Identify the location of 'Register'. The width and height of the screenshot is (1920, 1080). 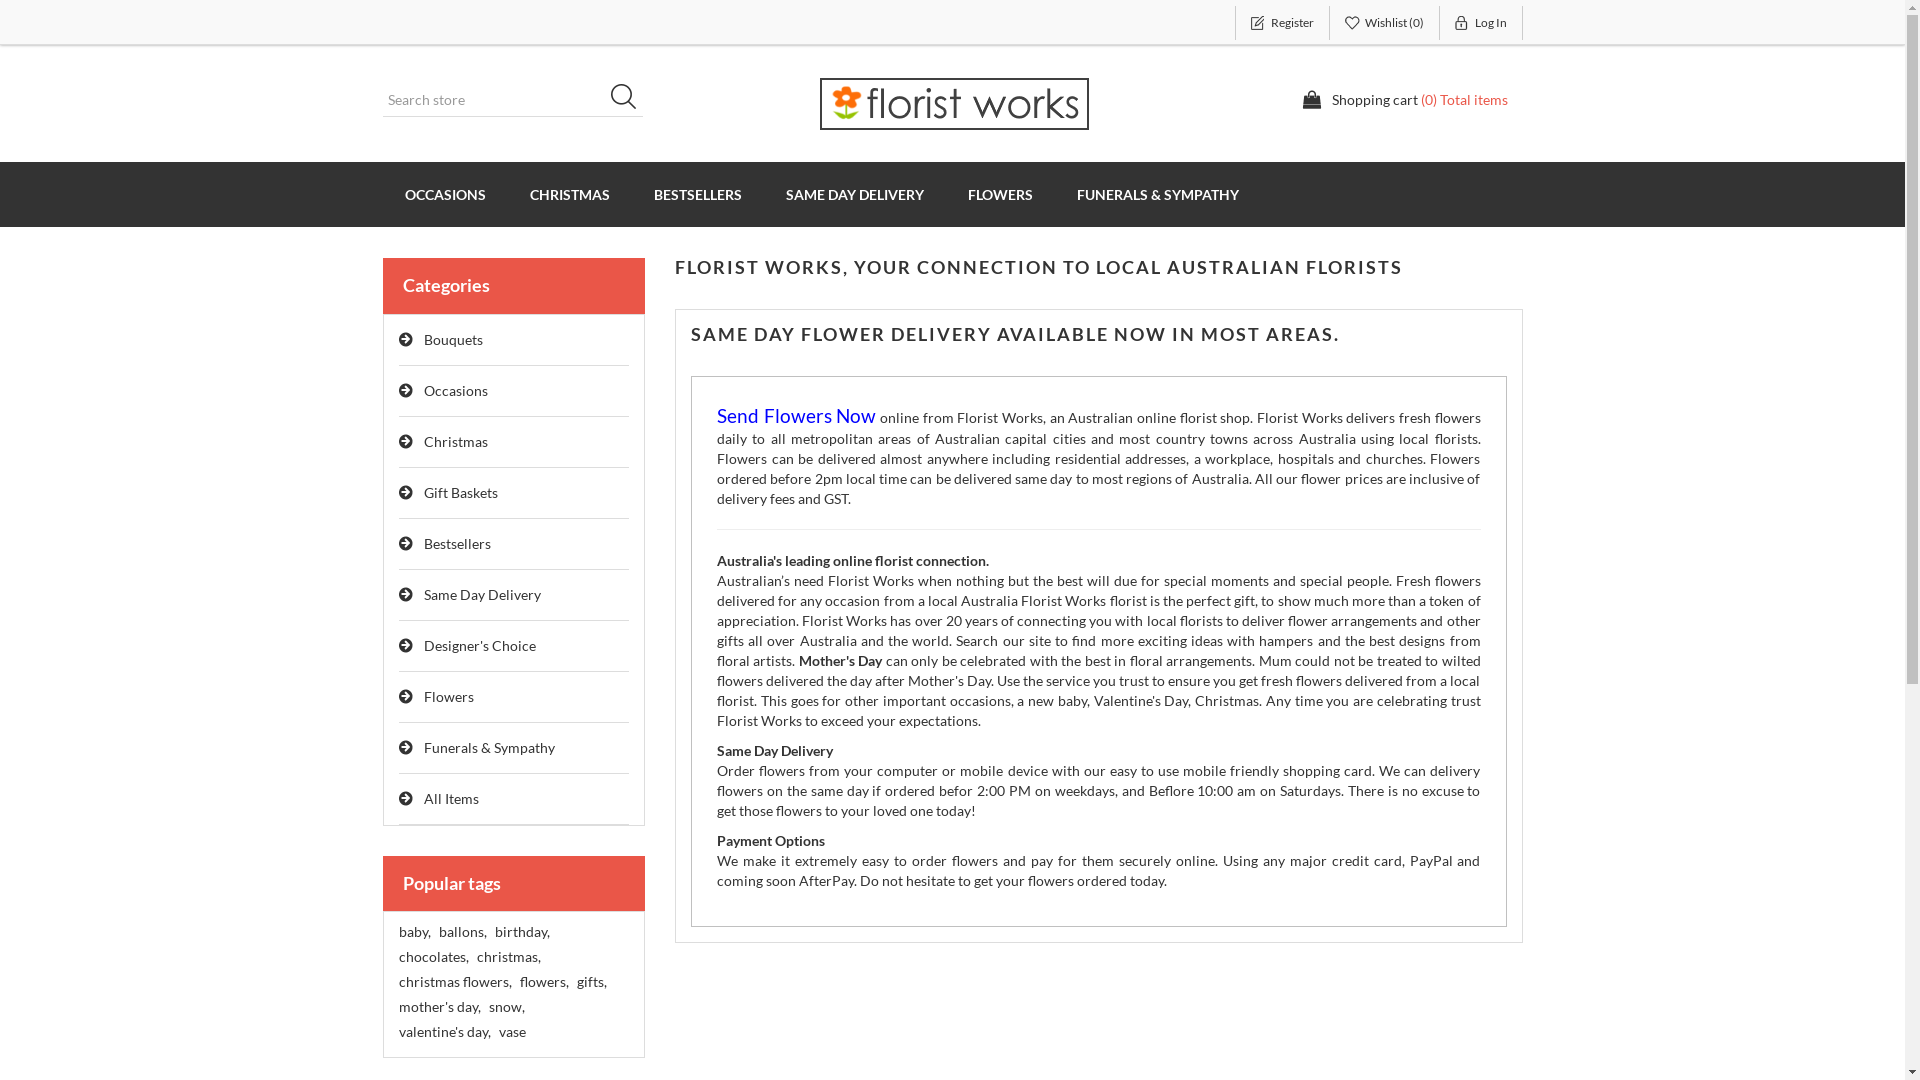
(1281, 23).